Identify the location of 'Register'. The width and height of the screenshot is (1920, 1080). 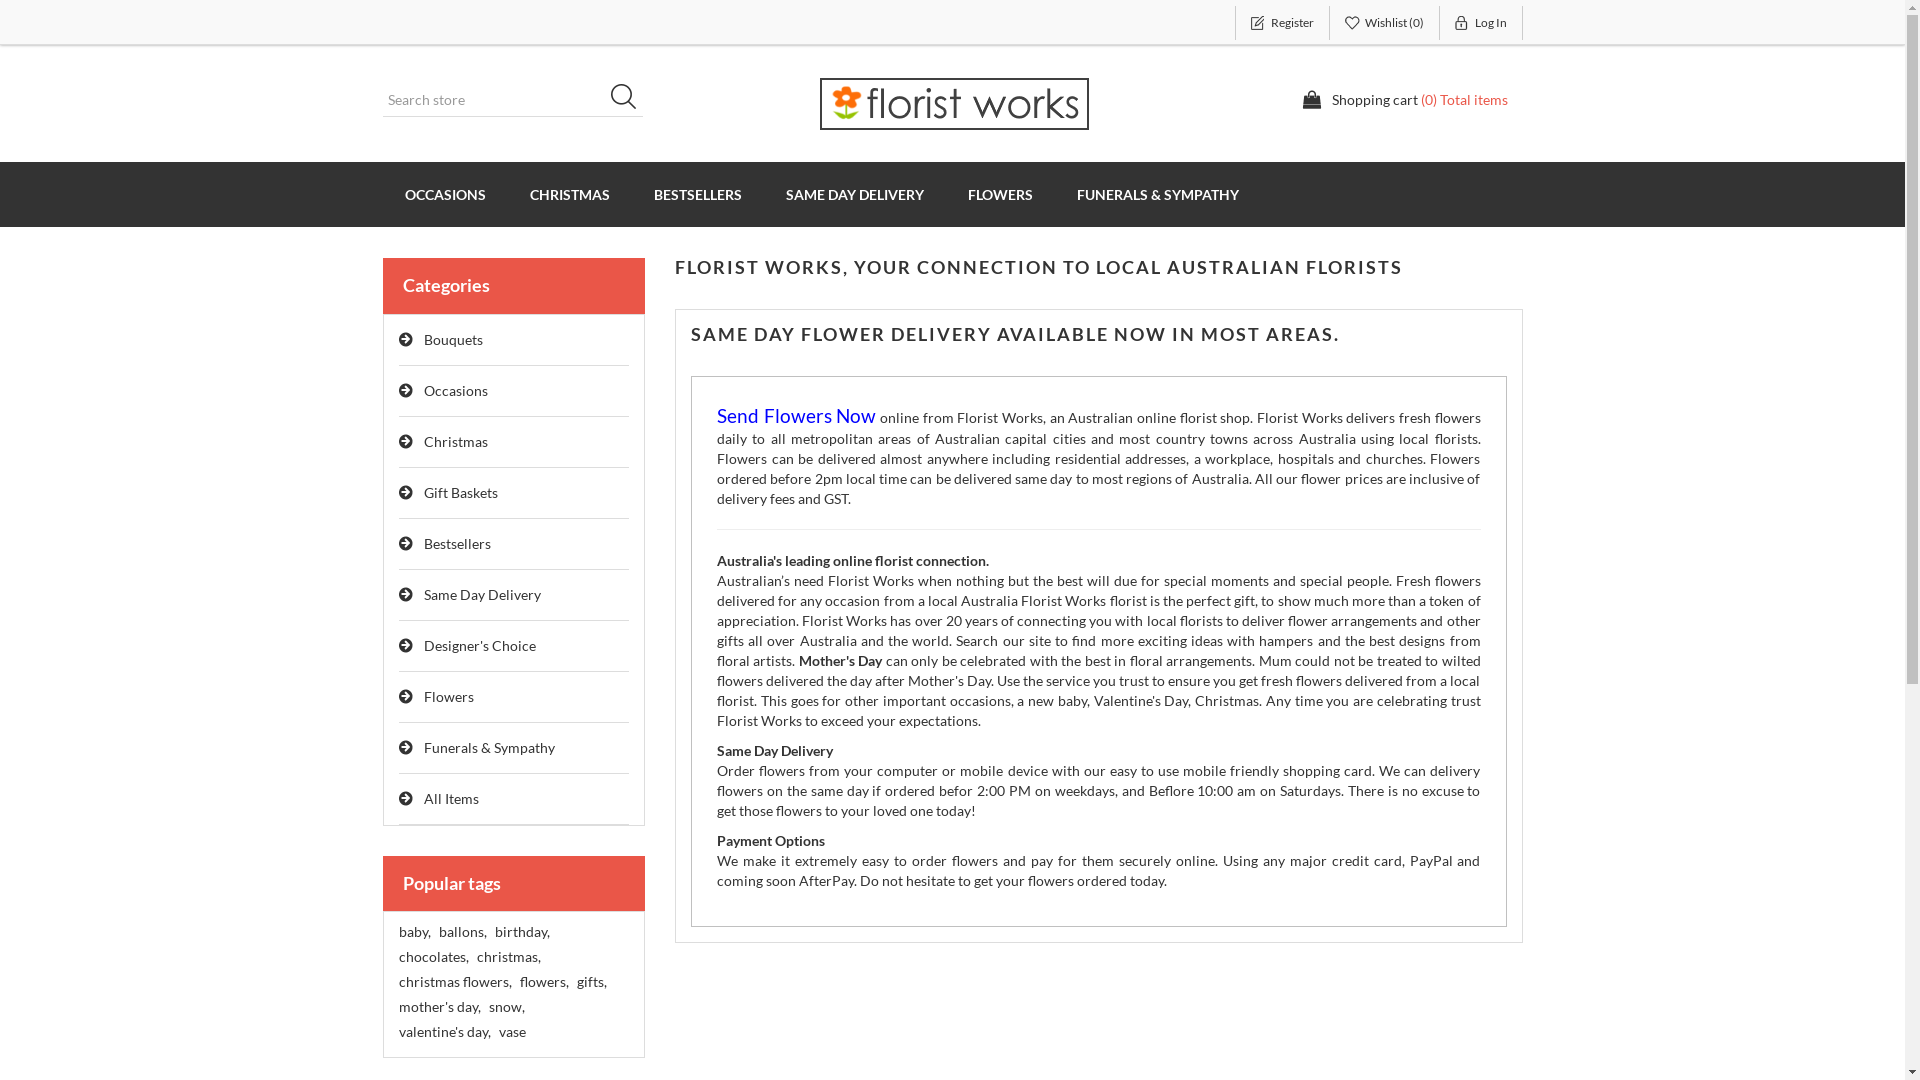
(1281, 23).